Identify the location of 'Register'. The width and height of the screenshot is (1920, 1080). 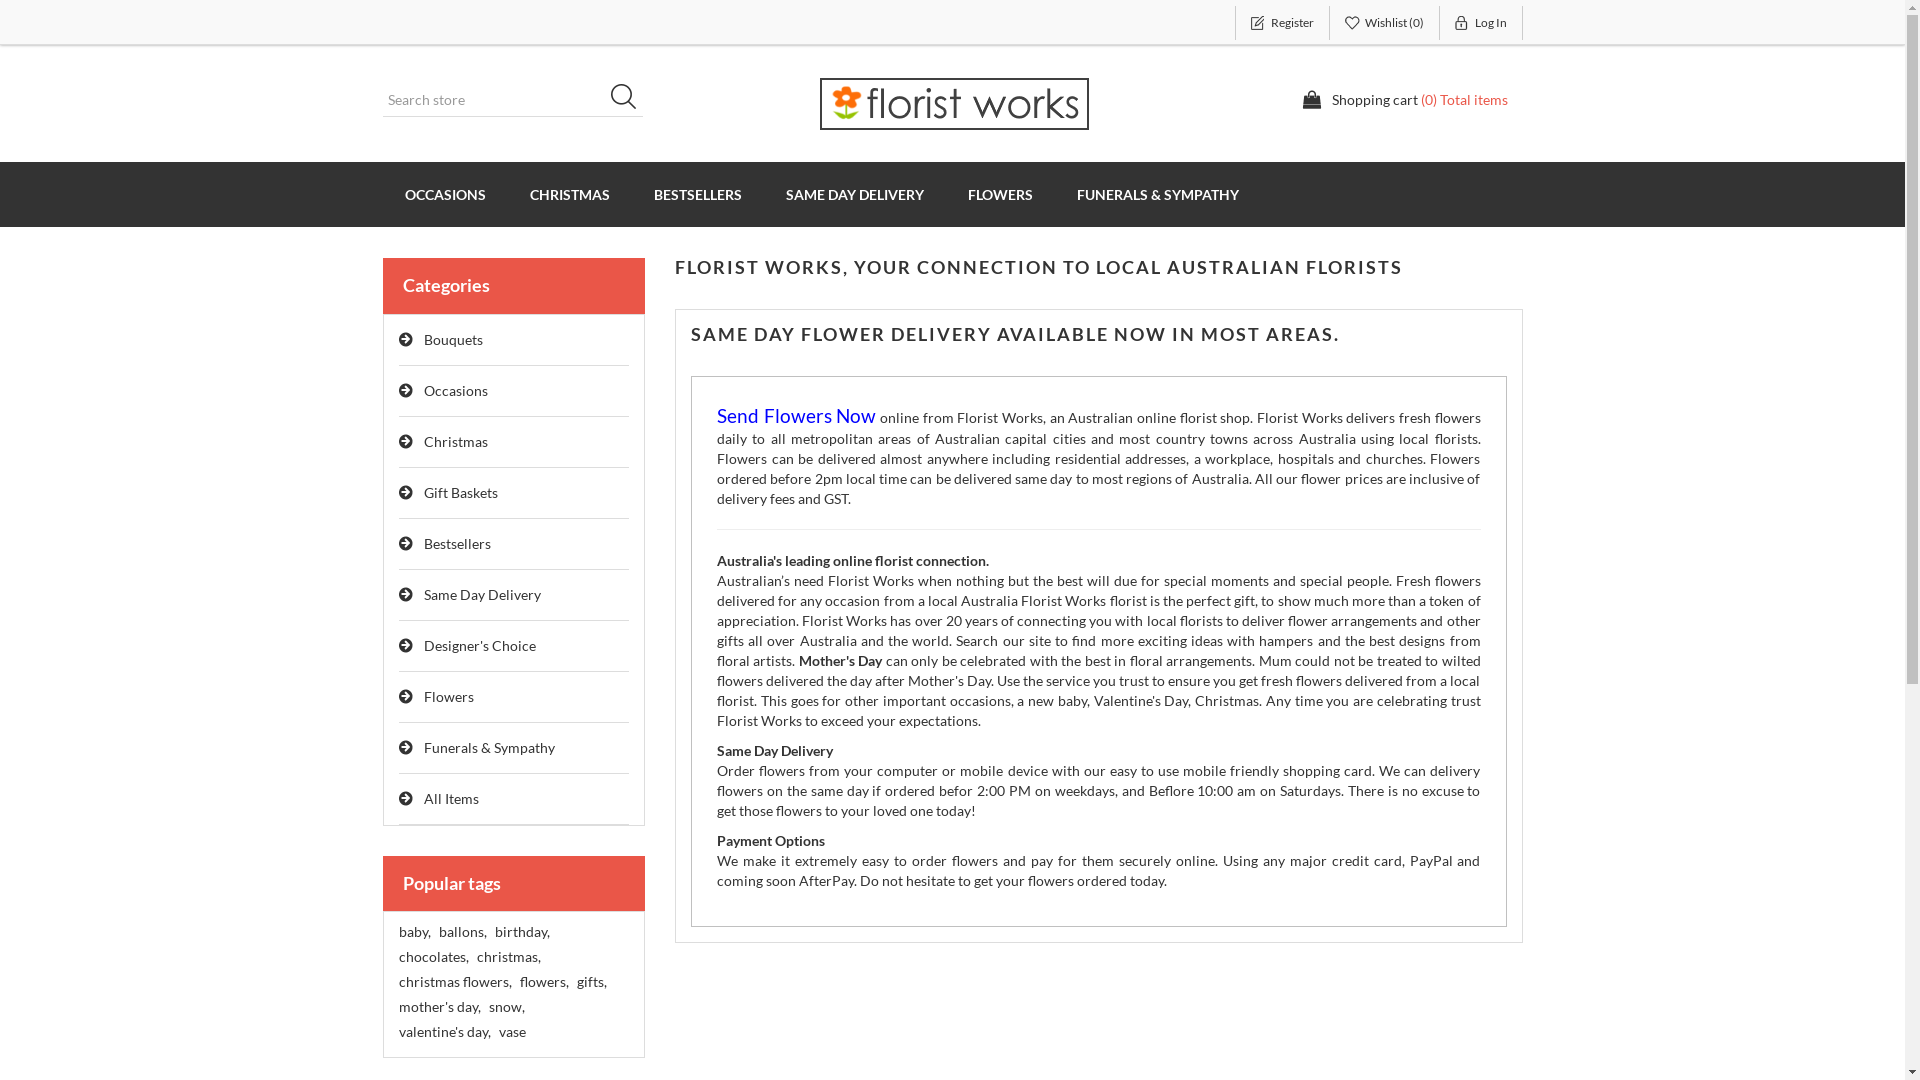
(1281, 23).